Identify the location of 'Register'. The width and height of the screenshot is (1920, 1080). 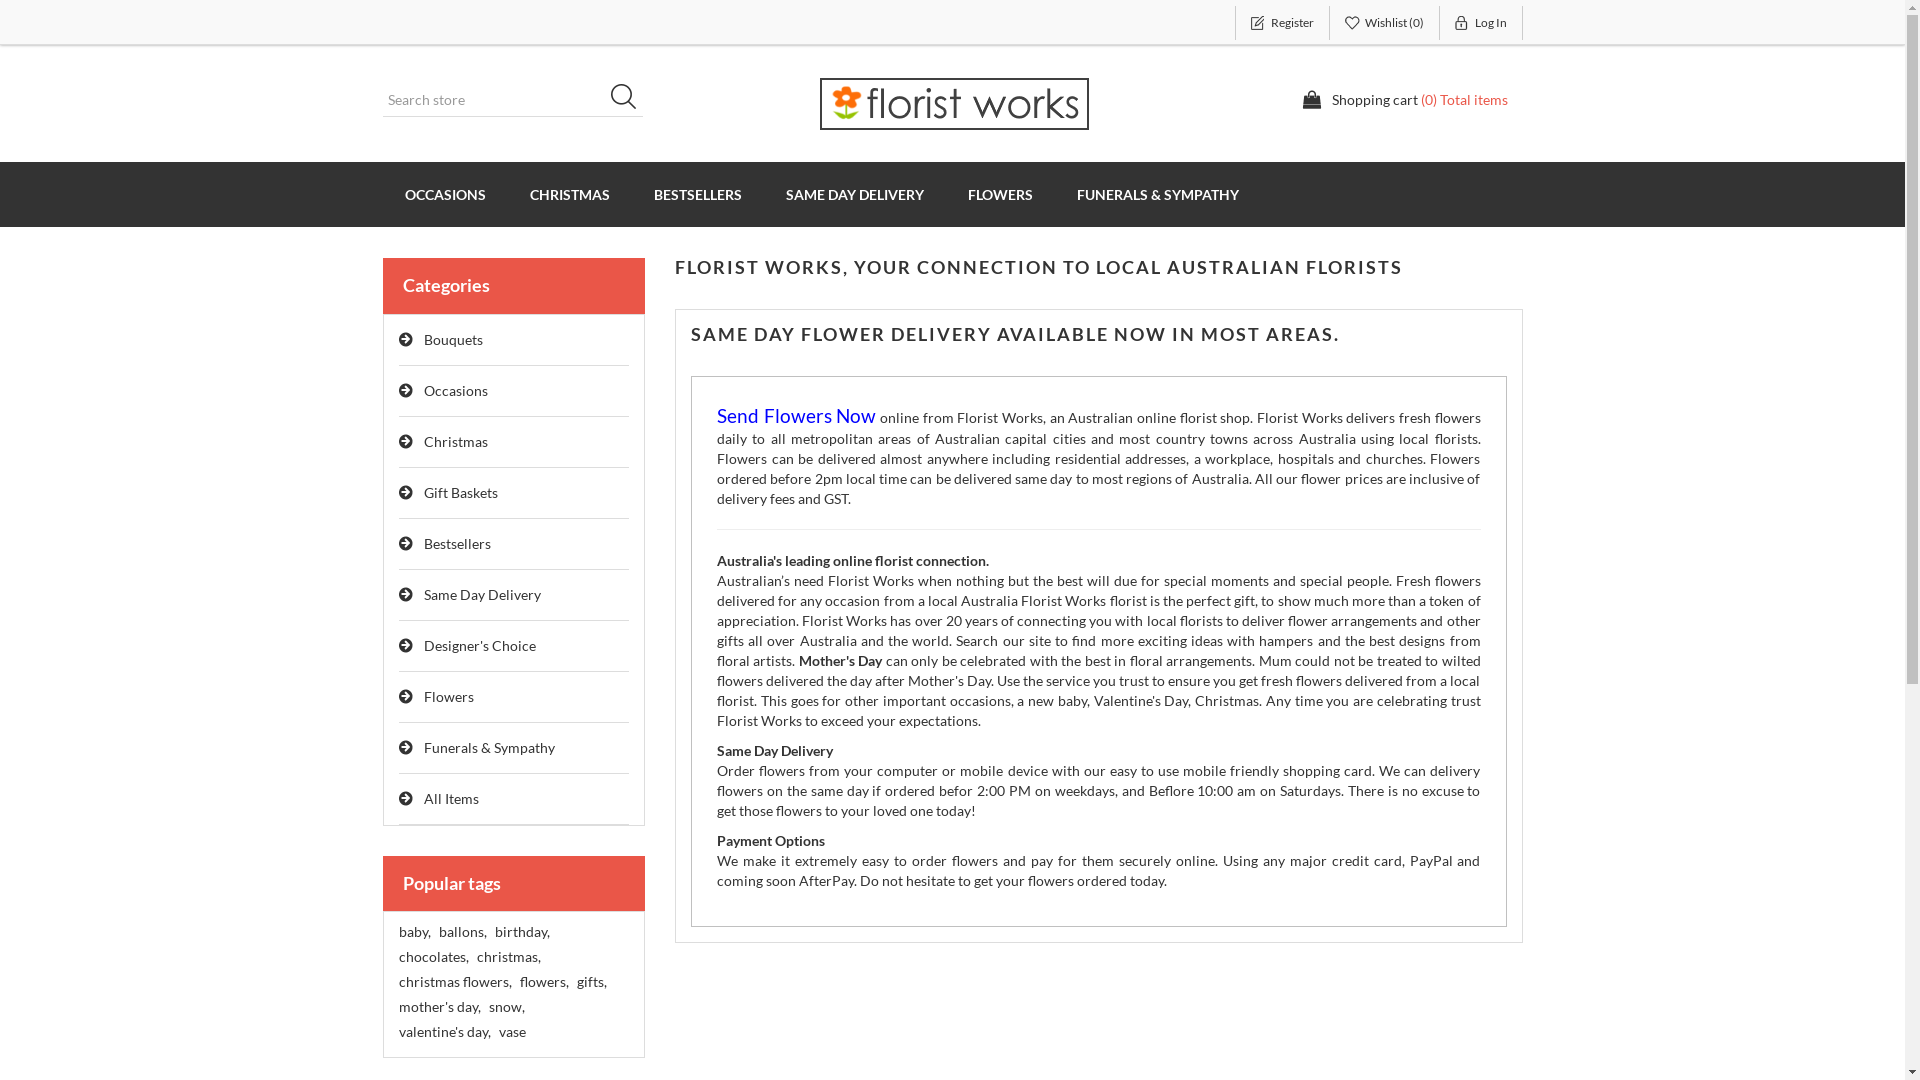
(1281, 23).